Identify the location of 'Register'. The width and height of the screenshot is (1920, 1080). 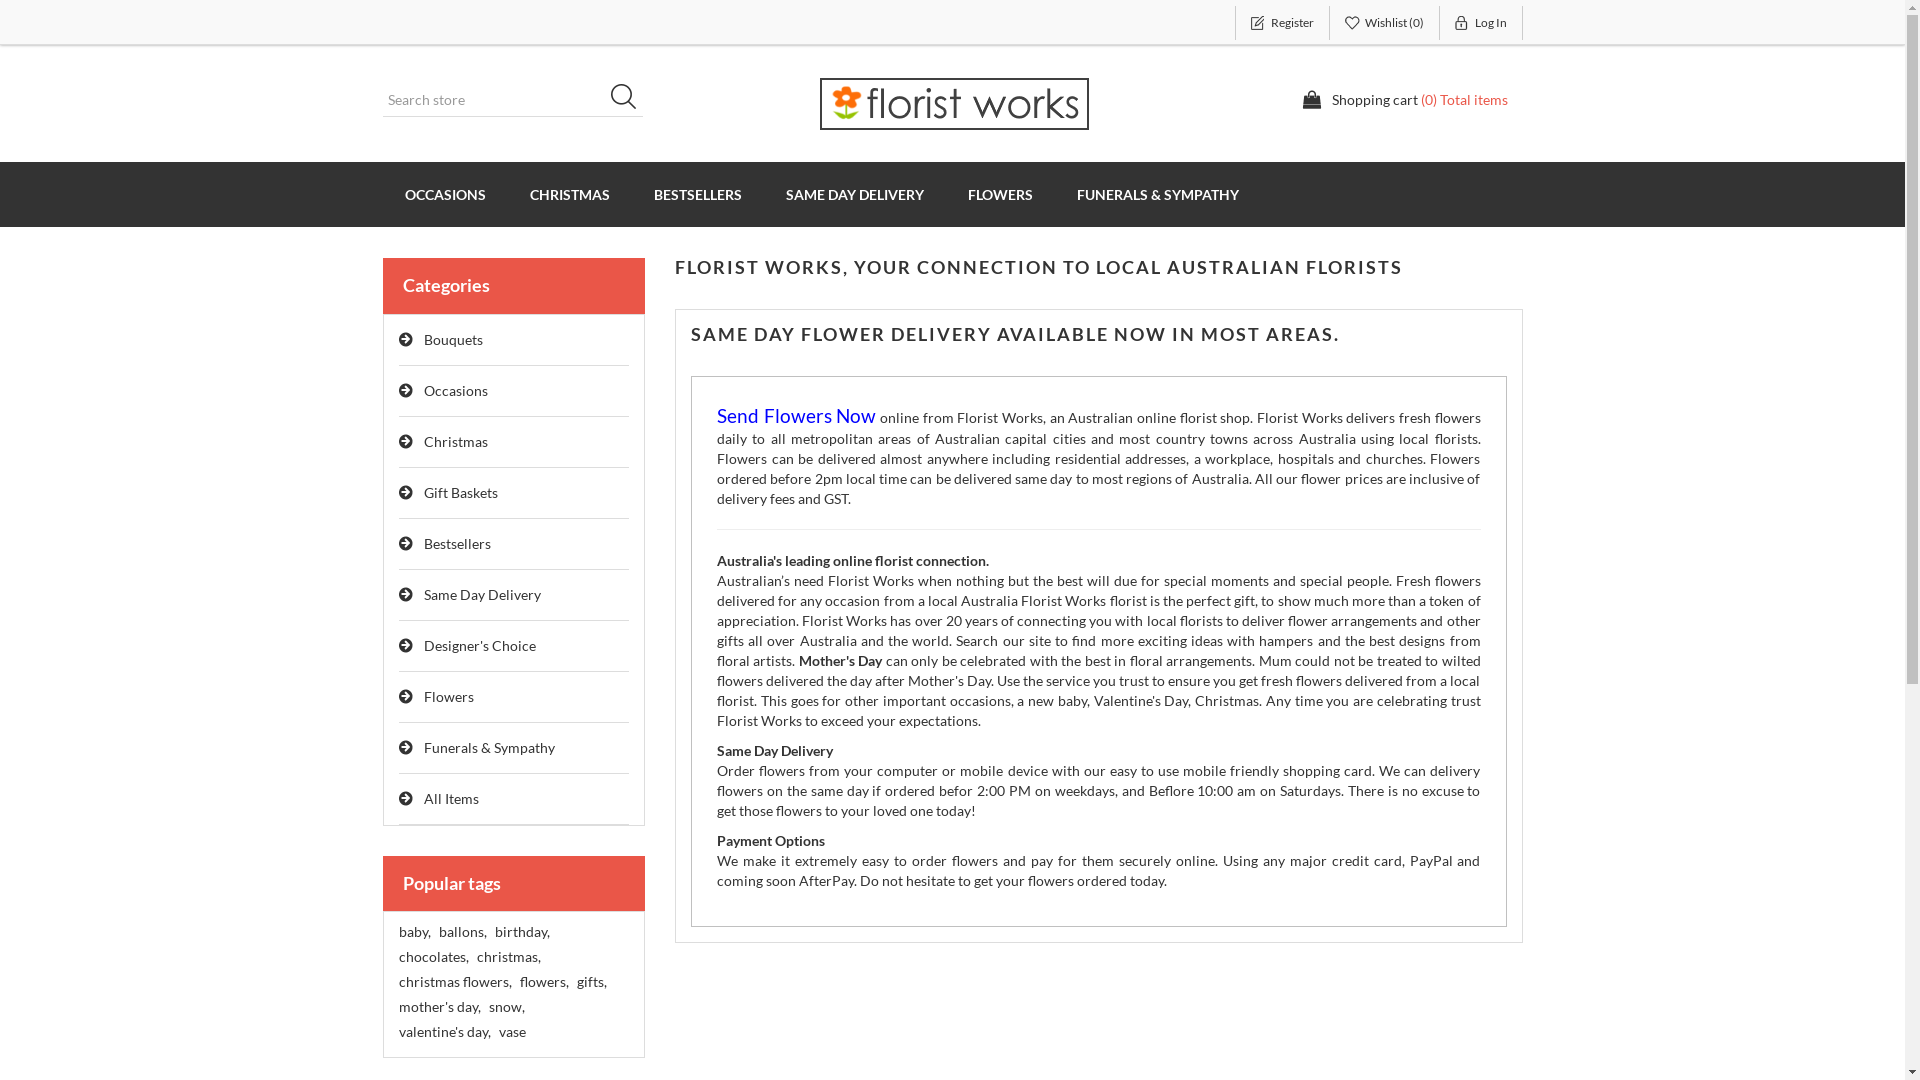
(1281, 23).